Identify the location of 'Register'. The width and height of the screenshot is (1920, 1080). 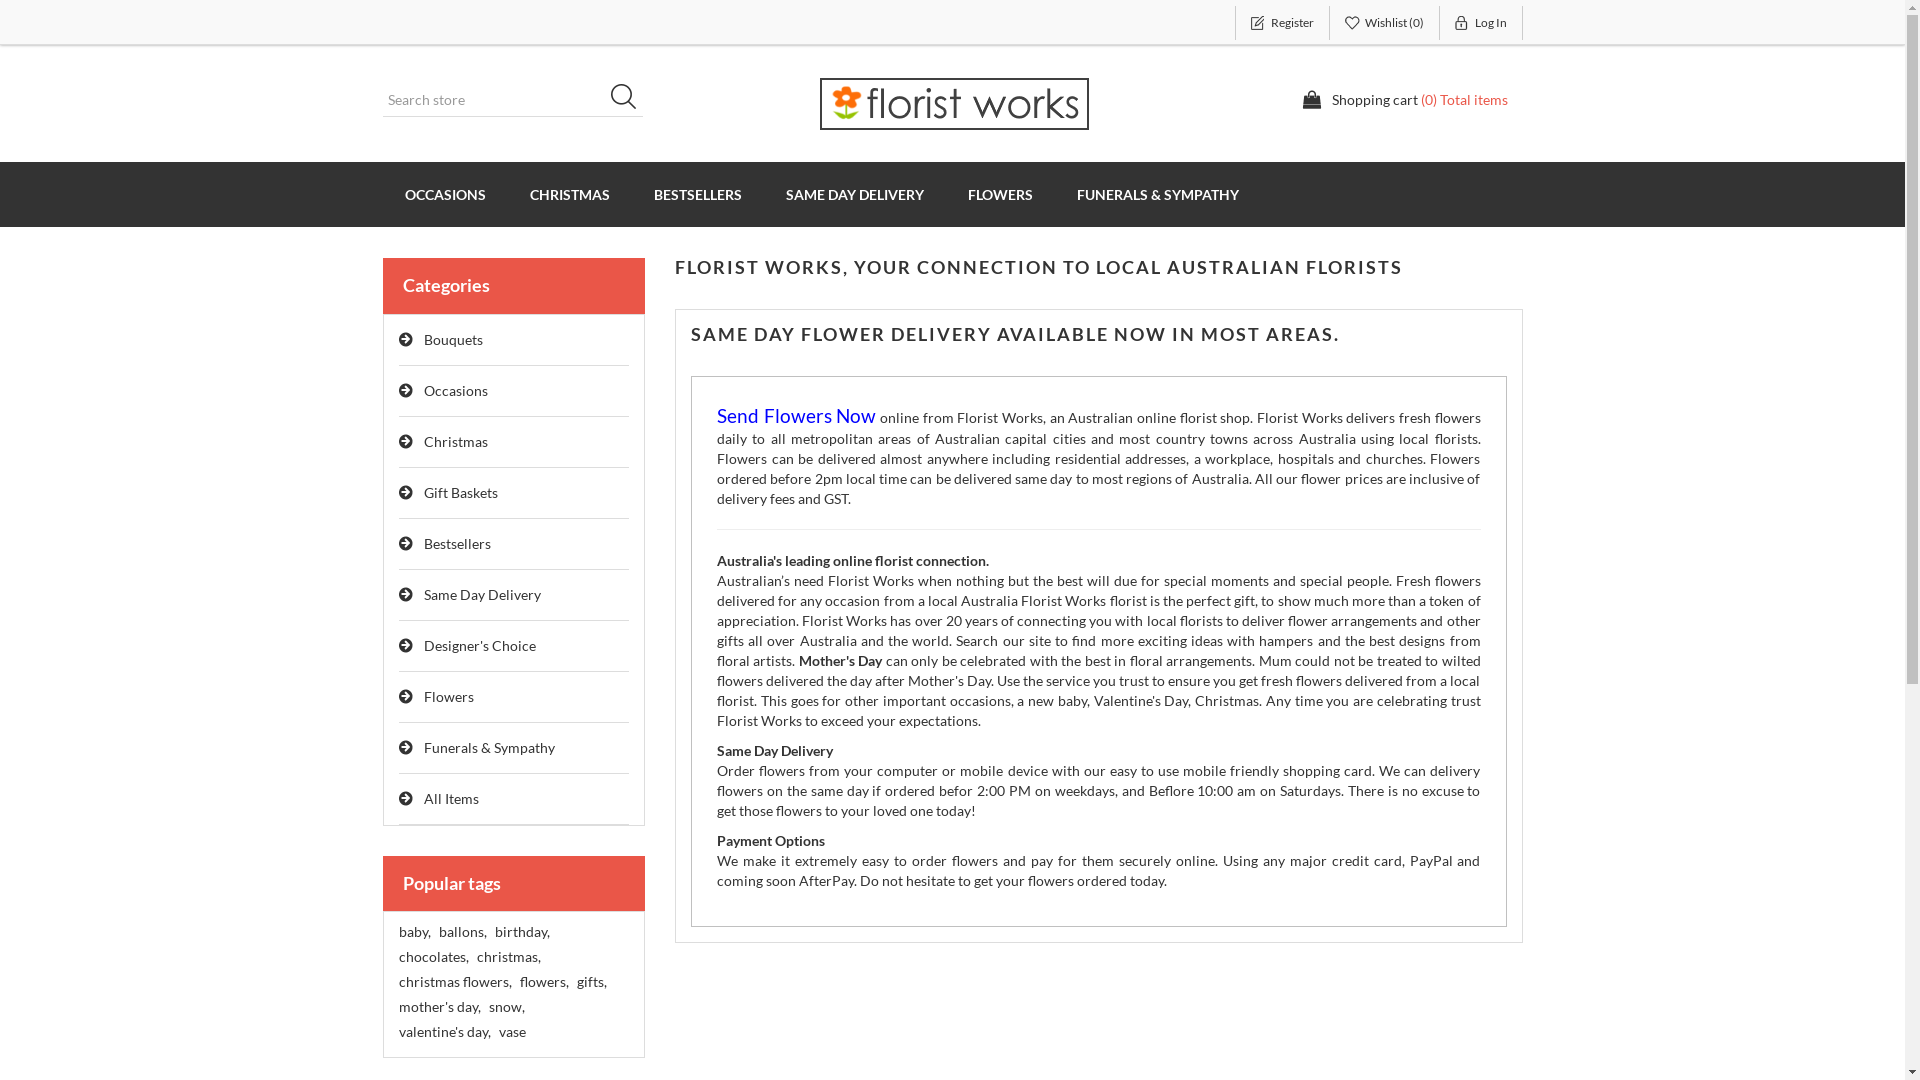
(1281, 23).